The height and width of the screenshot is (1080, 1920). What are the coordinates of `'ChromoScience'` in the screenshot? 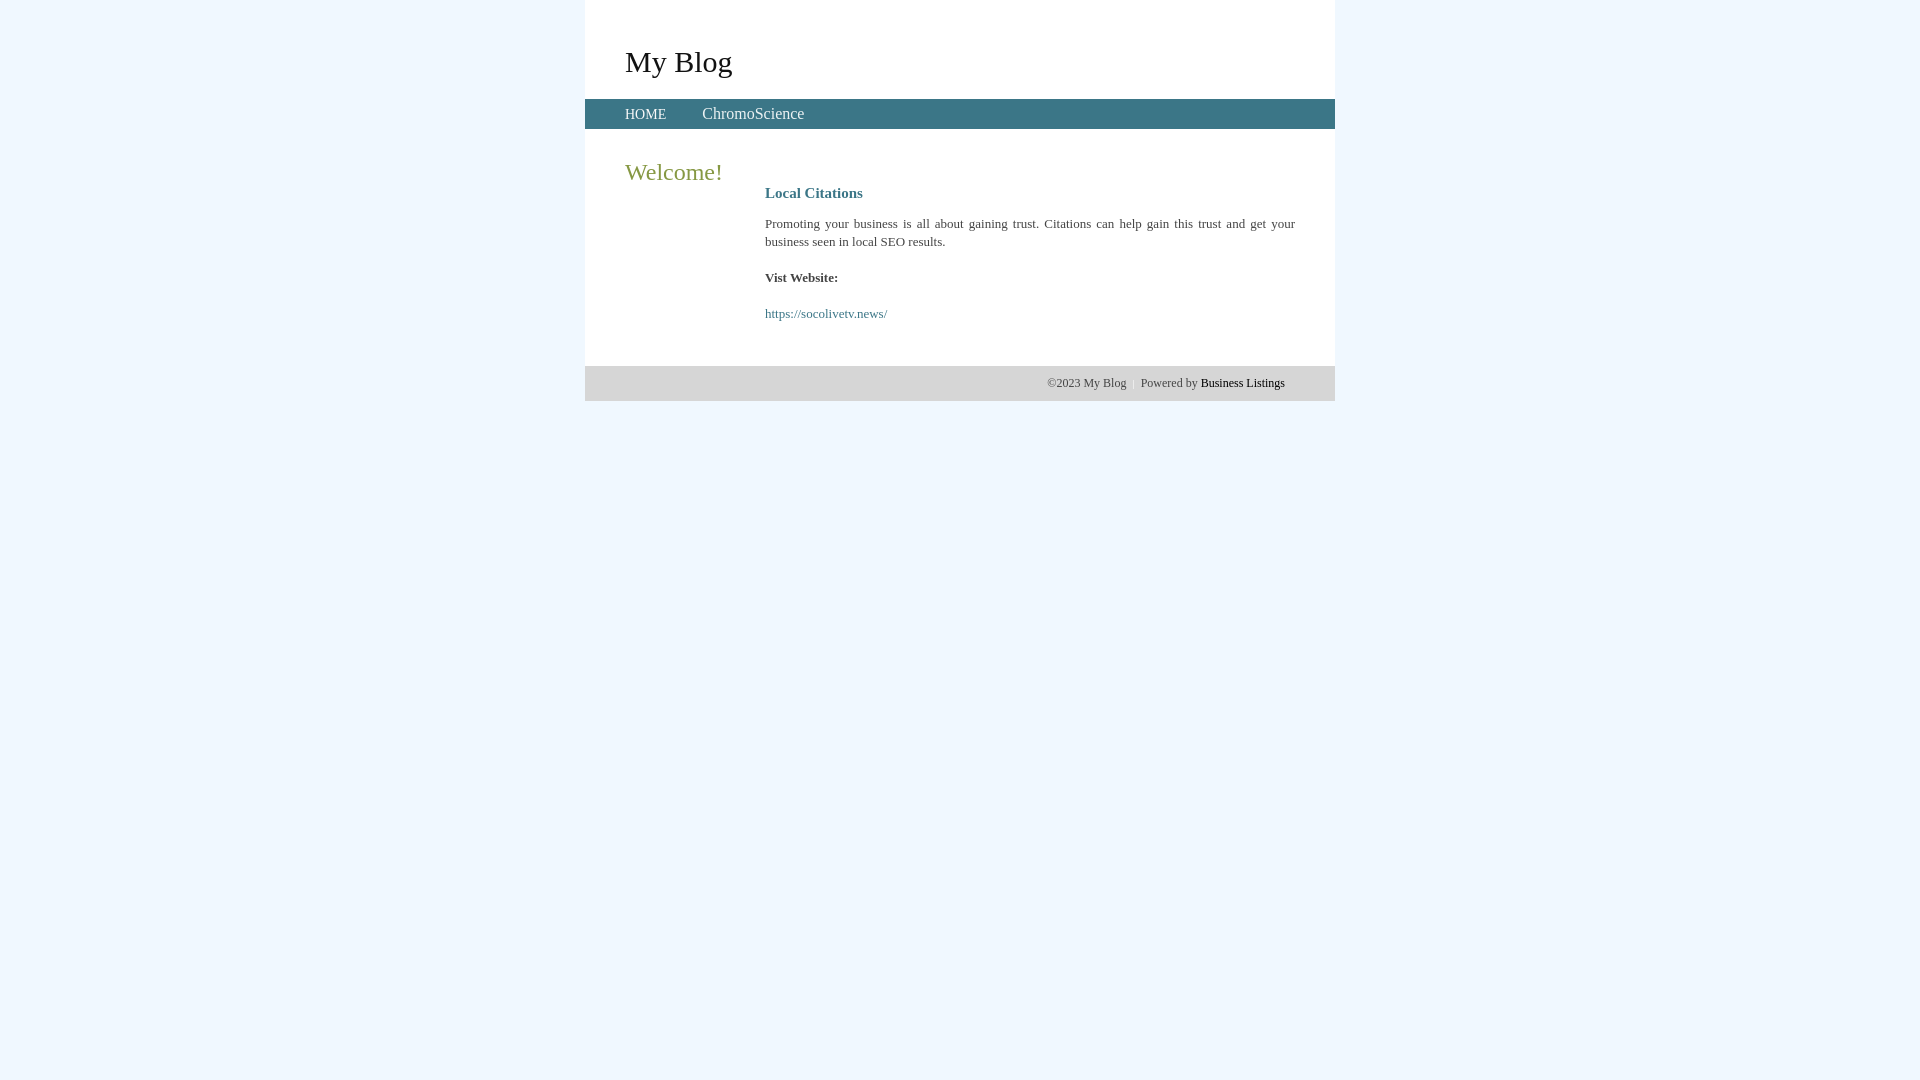 It's located at (752, 113).